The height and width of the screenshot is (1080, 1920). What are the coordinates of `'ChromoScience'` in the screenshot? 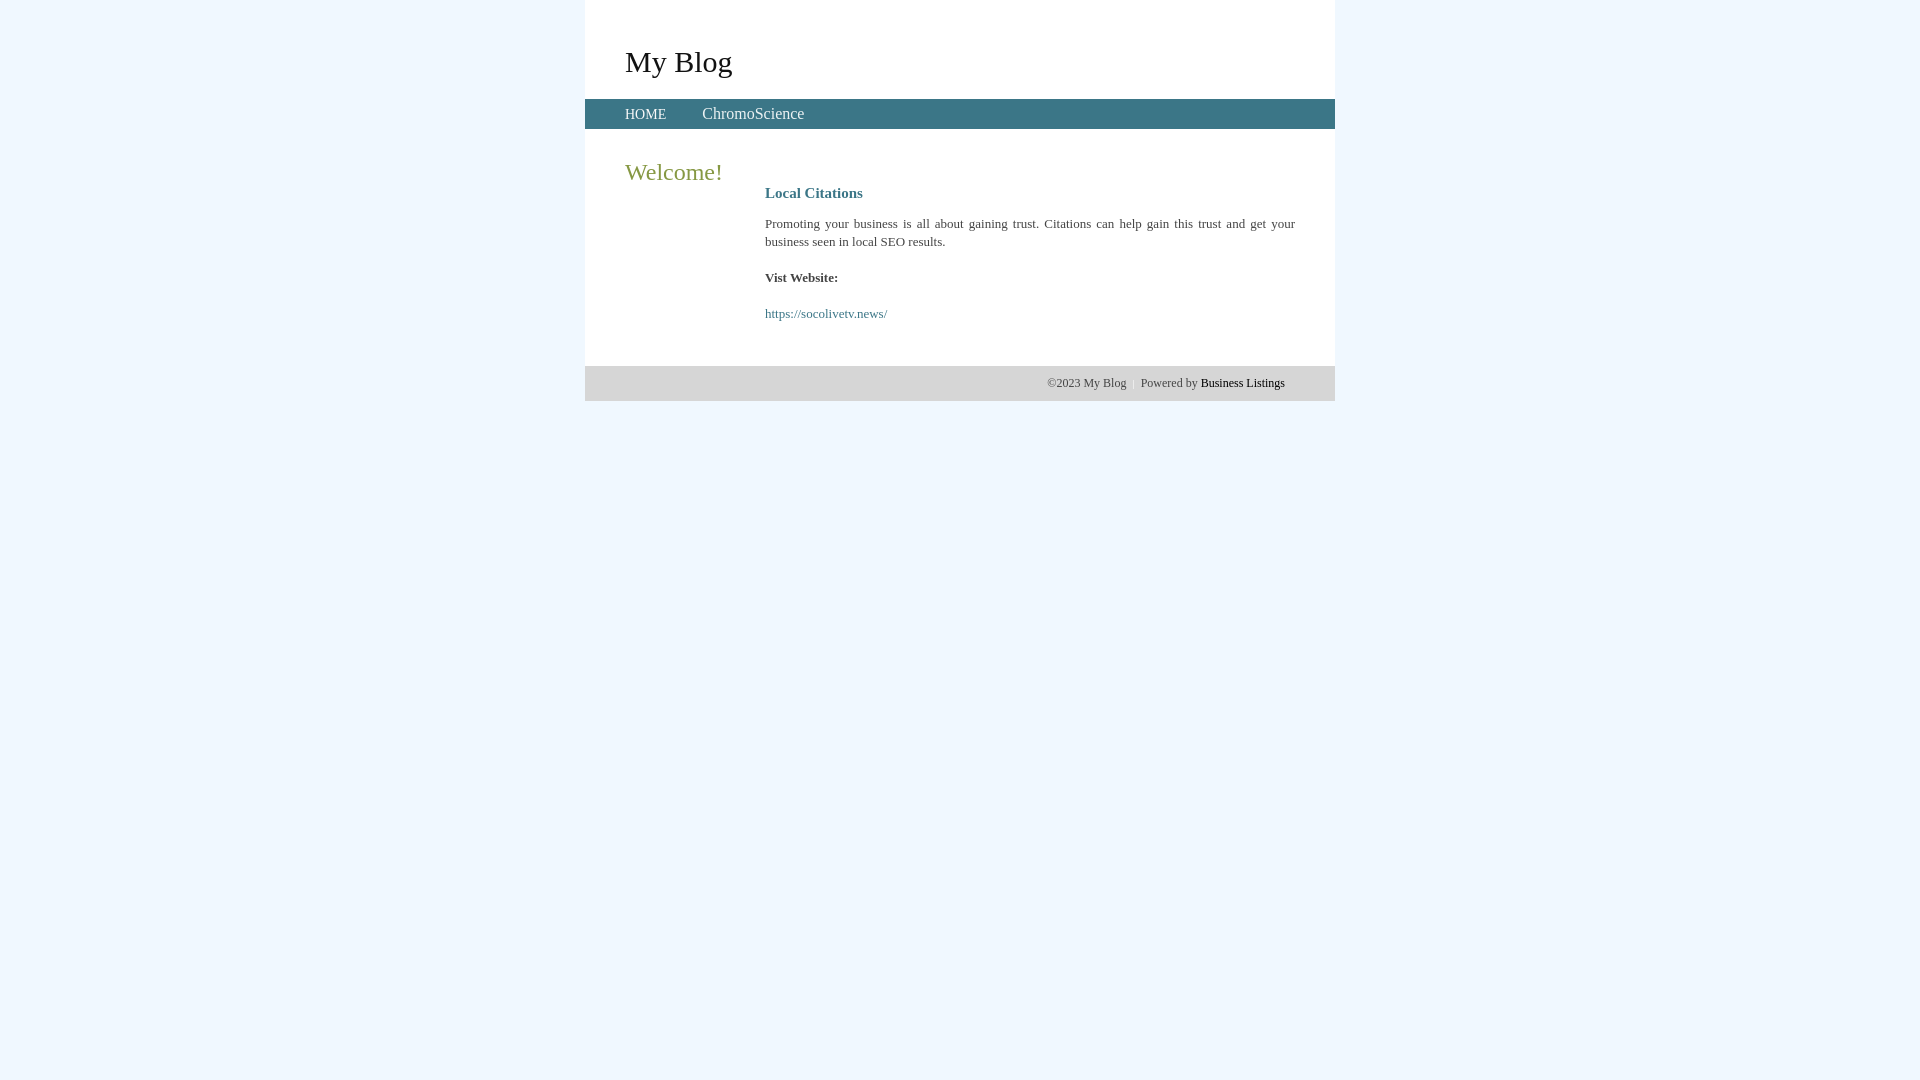 It's located at (752, 113).